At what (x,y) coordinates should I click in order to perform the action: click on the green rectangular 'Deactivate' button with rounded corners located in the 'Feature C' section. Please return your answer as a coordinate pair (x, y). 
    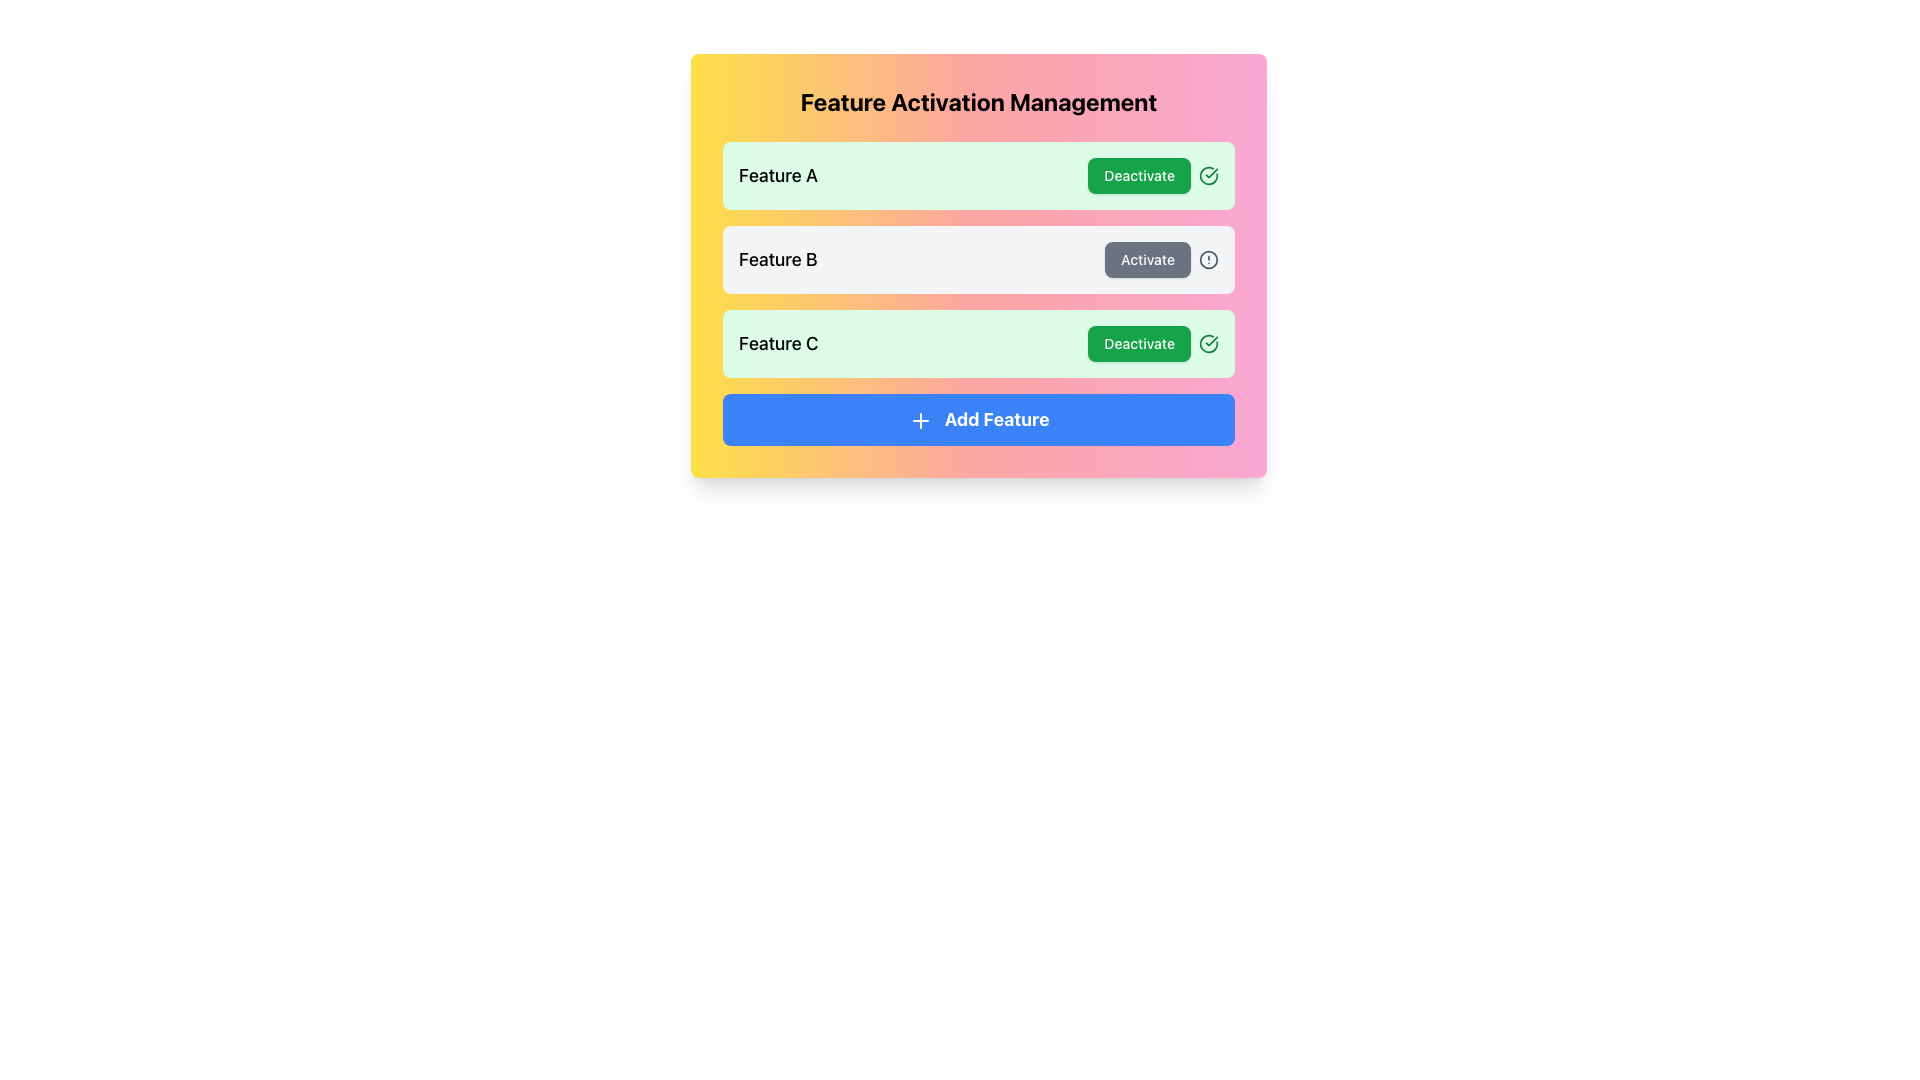
    Looking at the image, I should click on (1153, 342).